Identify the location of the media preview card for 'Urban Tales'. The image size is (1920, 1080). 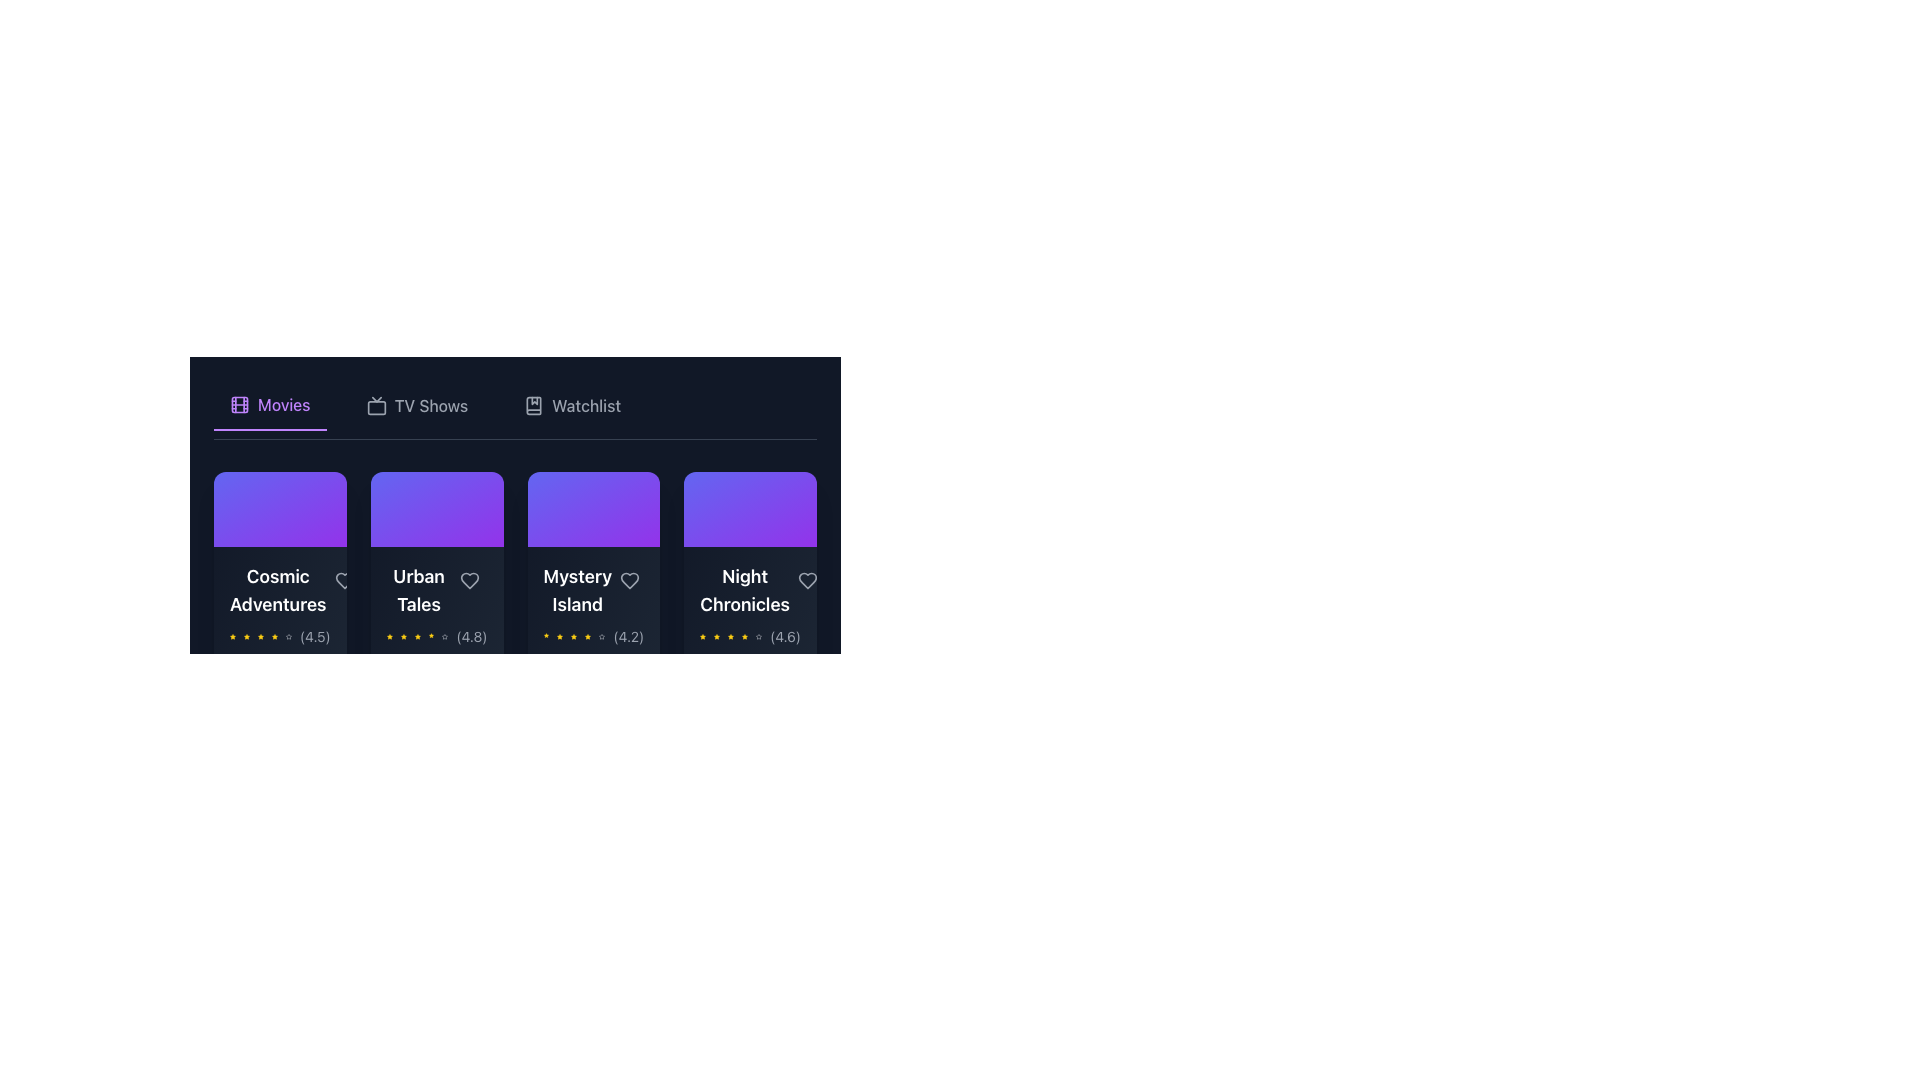
(436, 643).